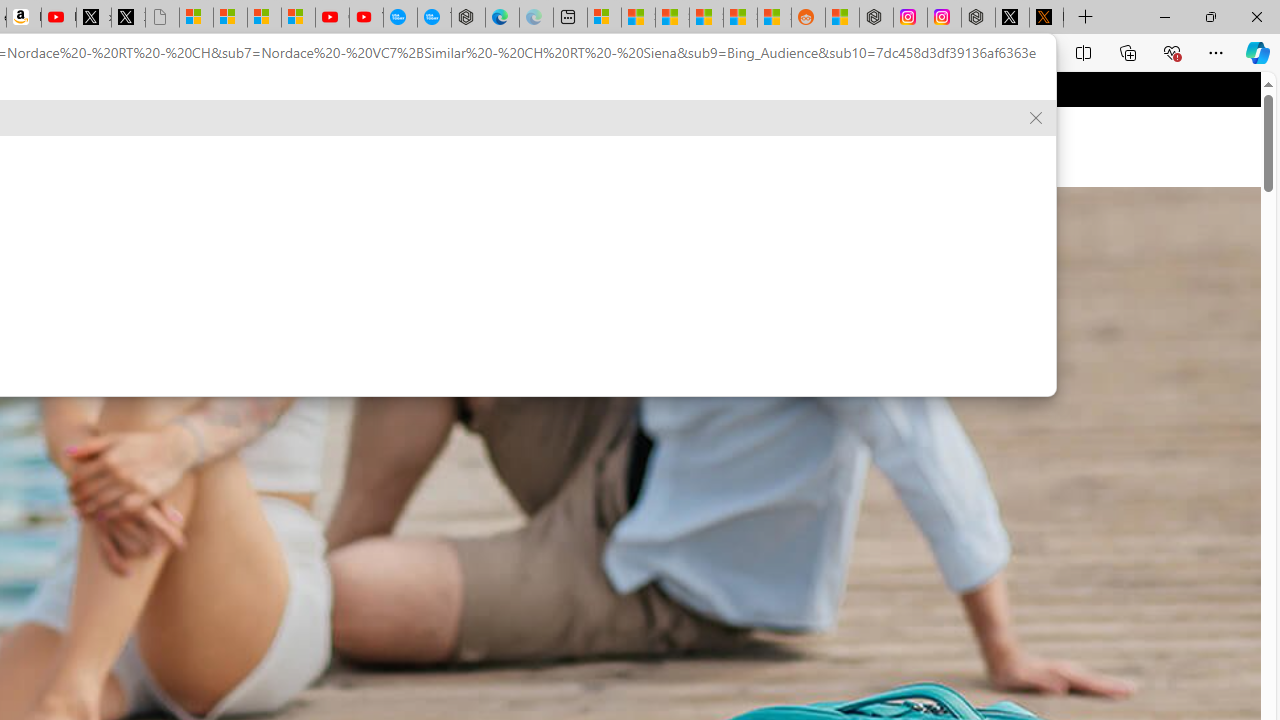  I want to click on 'Nordace (@NordaceOfficial) / X', so click(1012, 17).